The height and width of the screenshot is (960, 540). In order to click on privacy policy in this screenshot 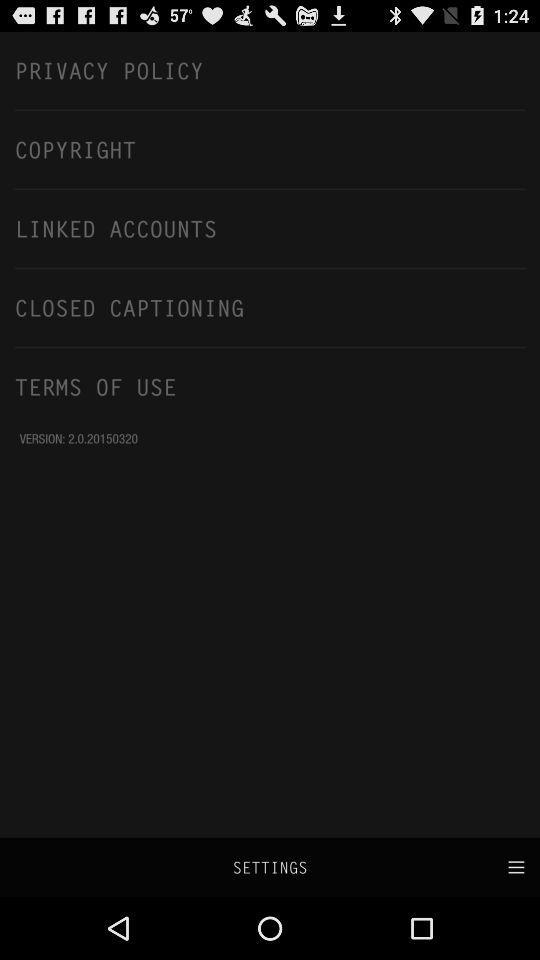, I will do `click(270, 70)`.